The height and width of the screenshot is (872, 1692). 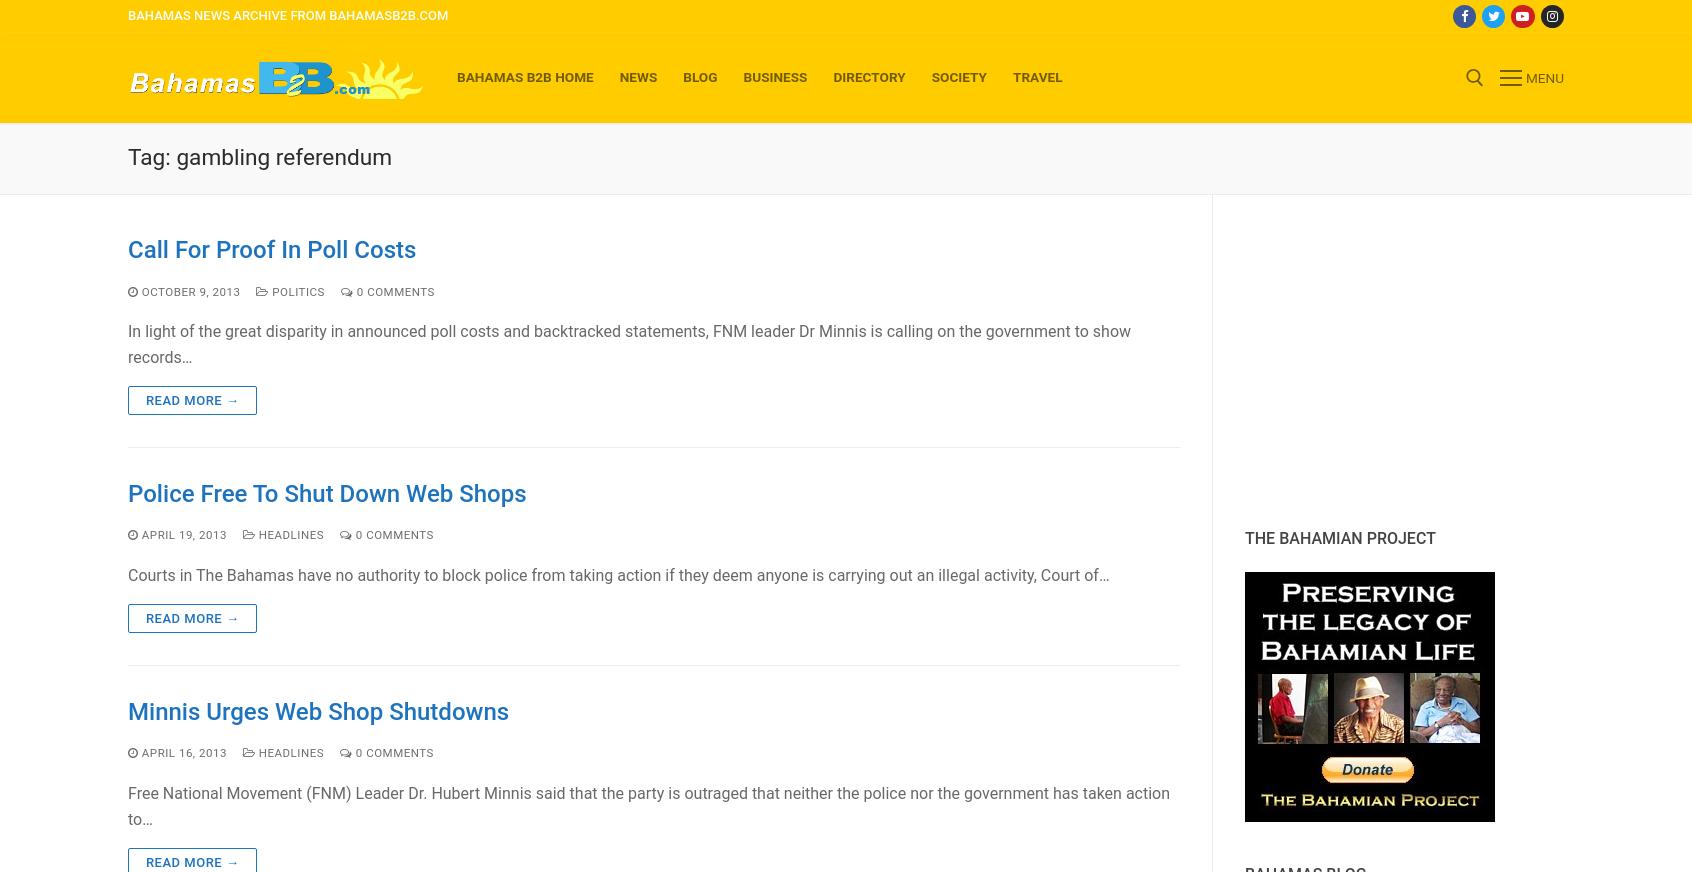 What do you see at coordinates (868, 75) in the screenshot?
I see `'Directory'` at bounding box center [868, 75].